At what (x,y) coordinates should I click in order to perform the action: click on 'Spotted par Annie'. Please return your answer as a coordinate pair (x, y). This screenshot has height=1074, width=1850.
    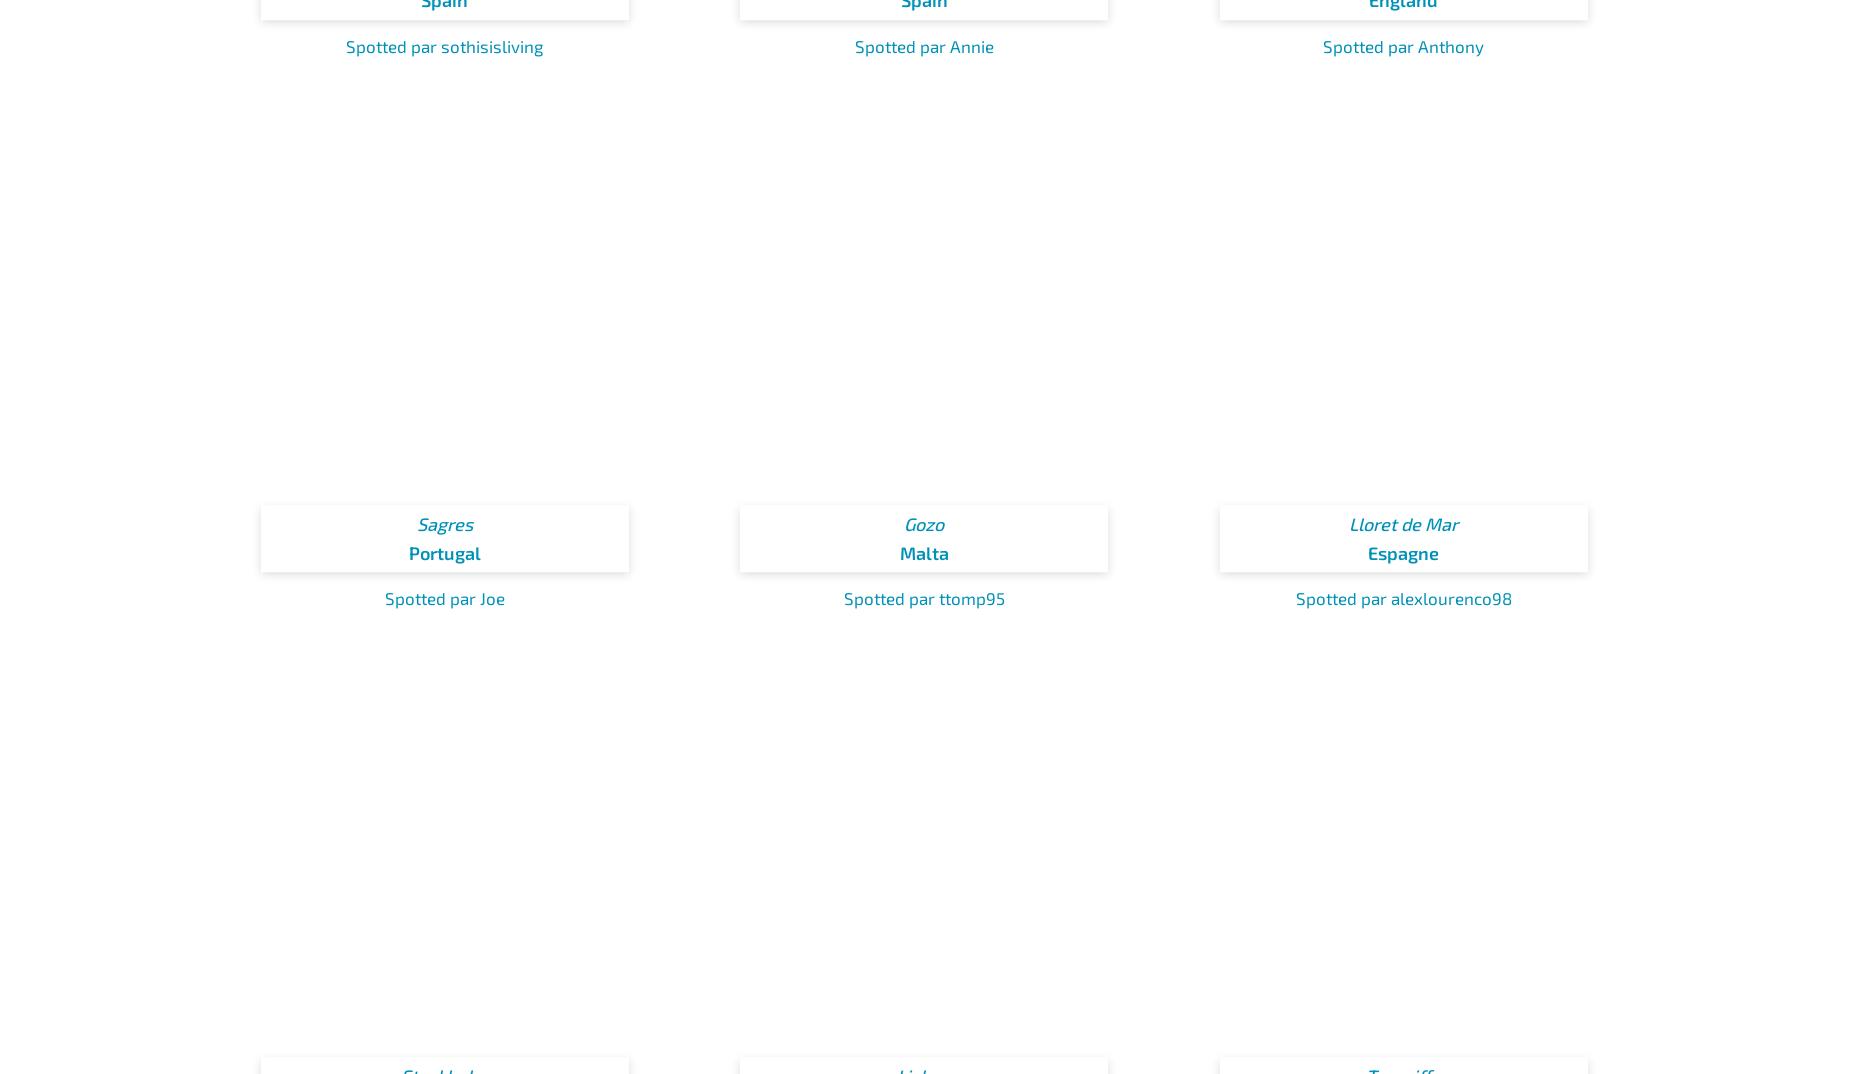
    Looking at the image, I should click on (923, 44).